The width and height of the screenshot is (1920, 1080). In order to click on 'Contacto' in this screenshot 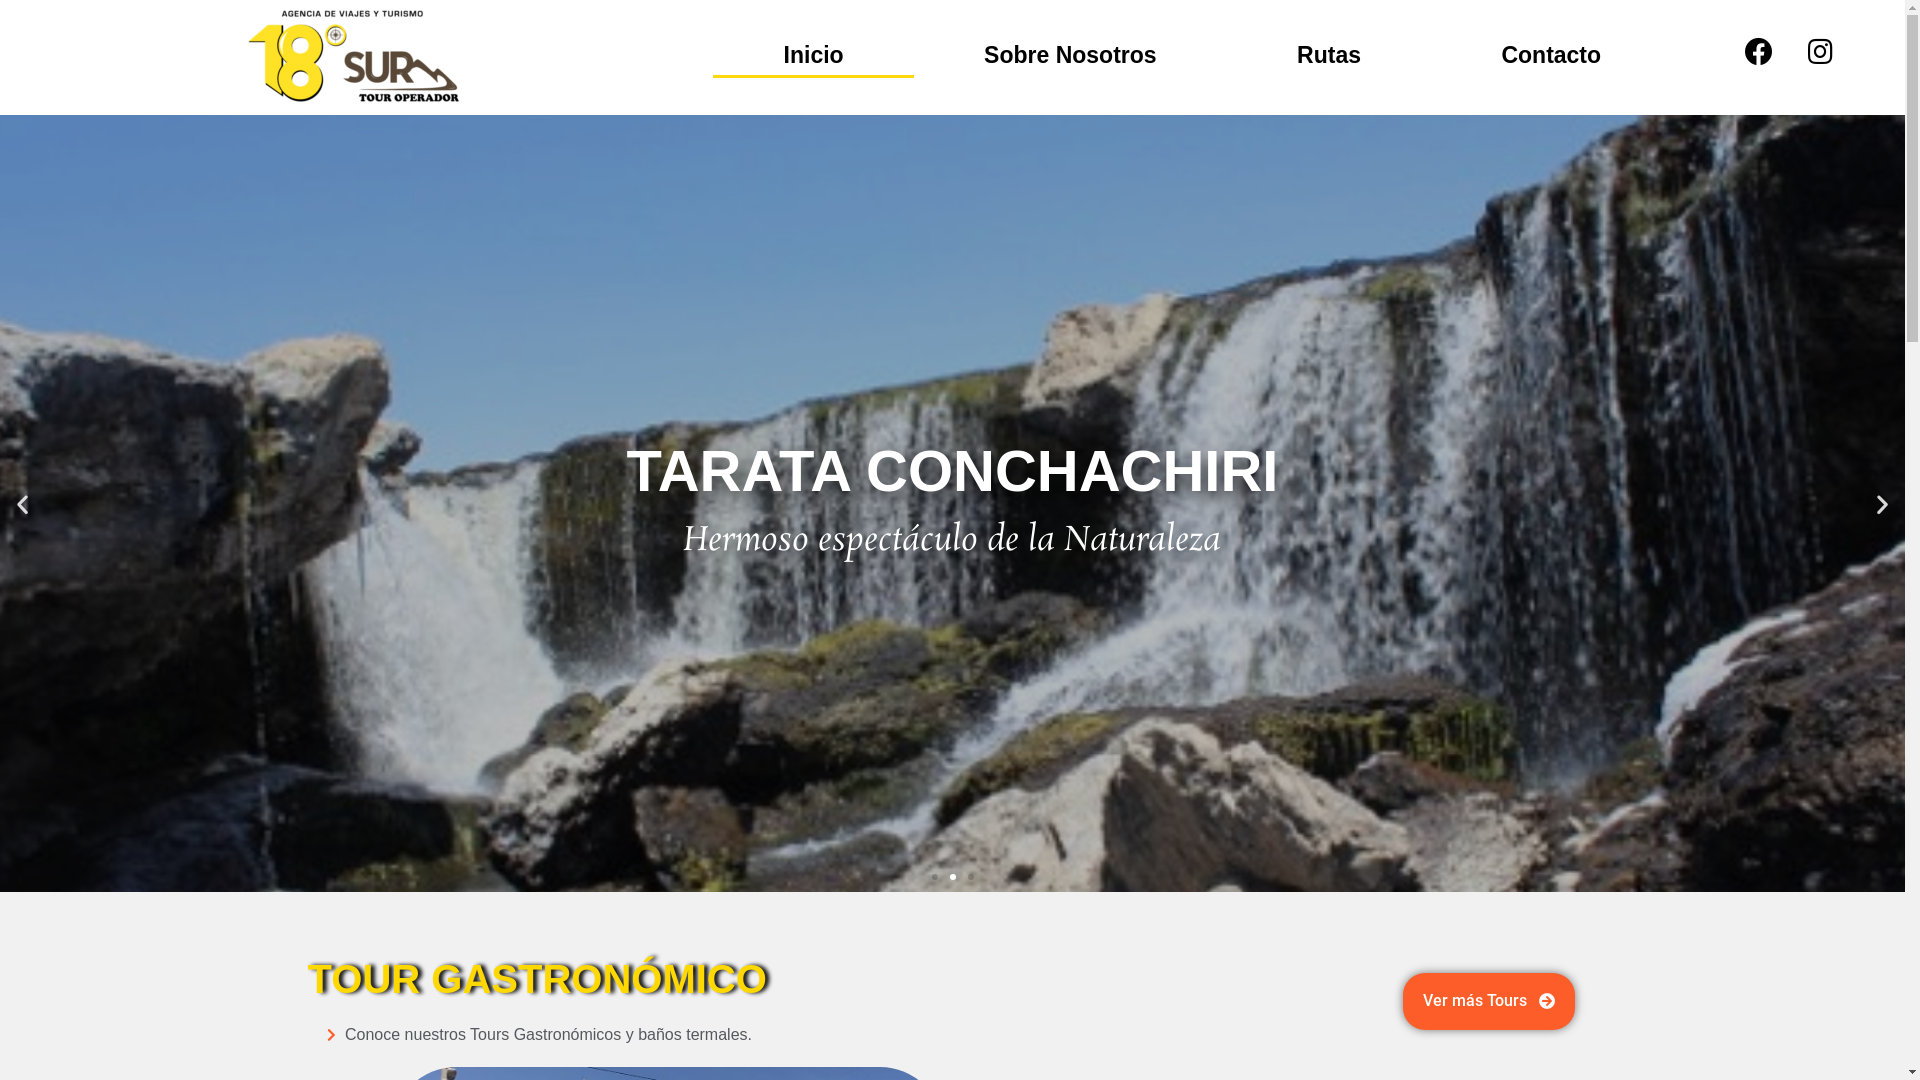, I will do `click(1549, 53)`.